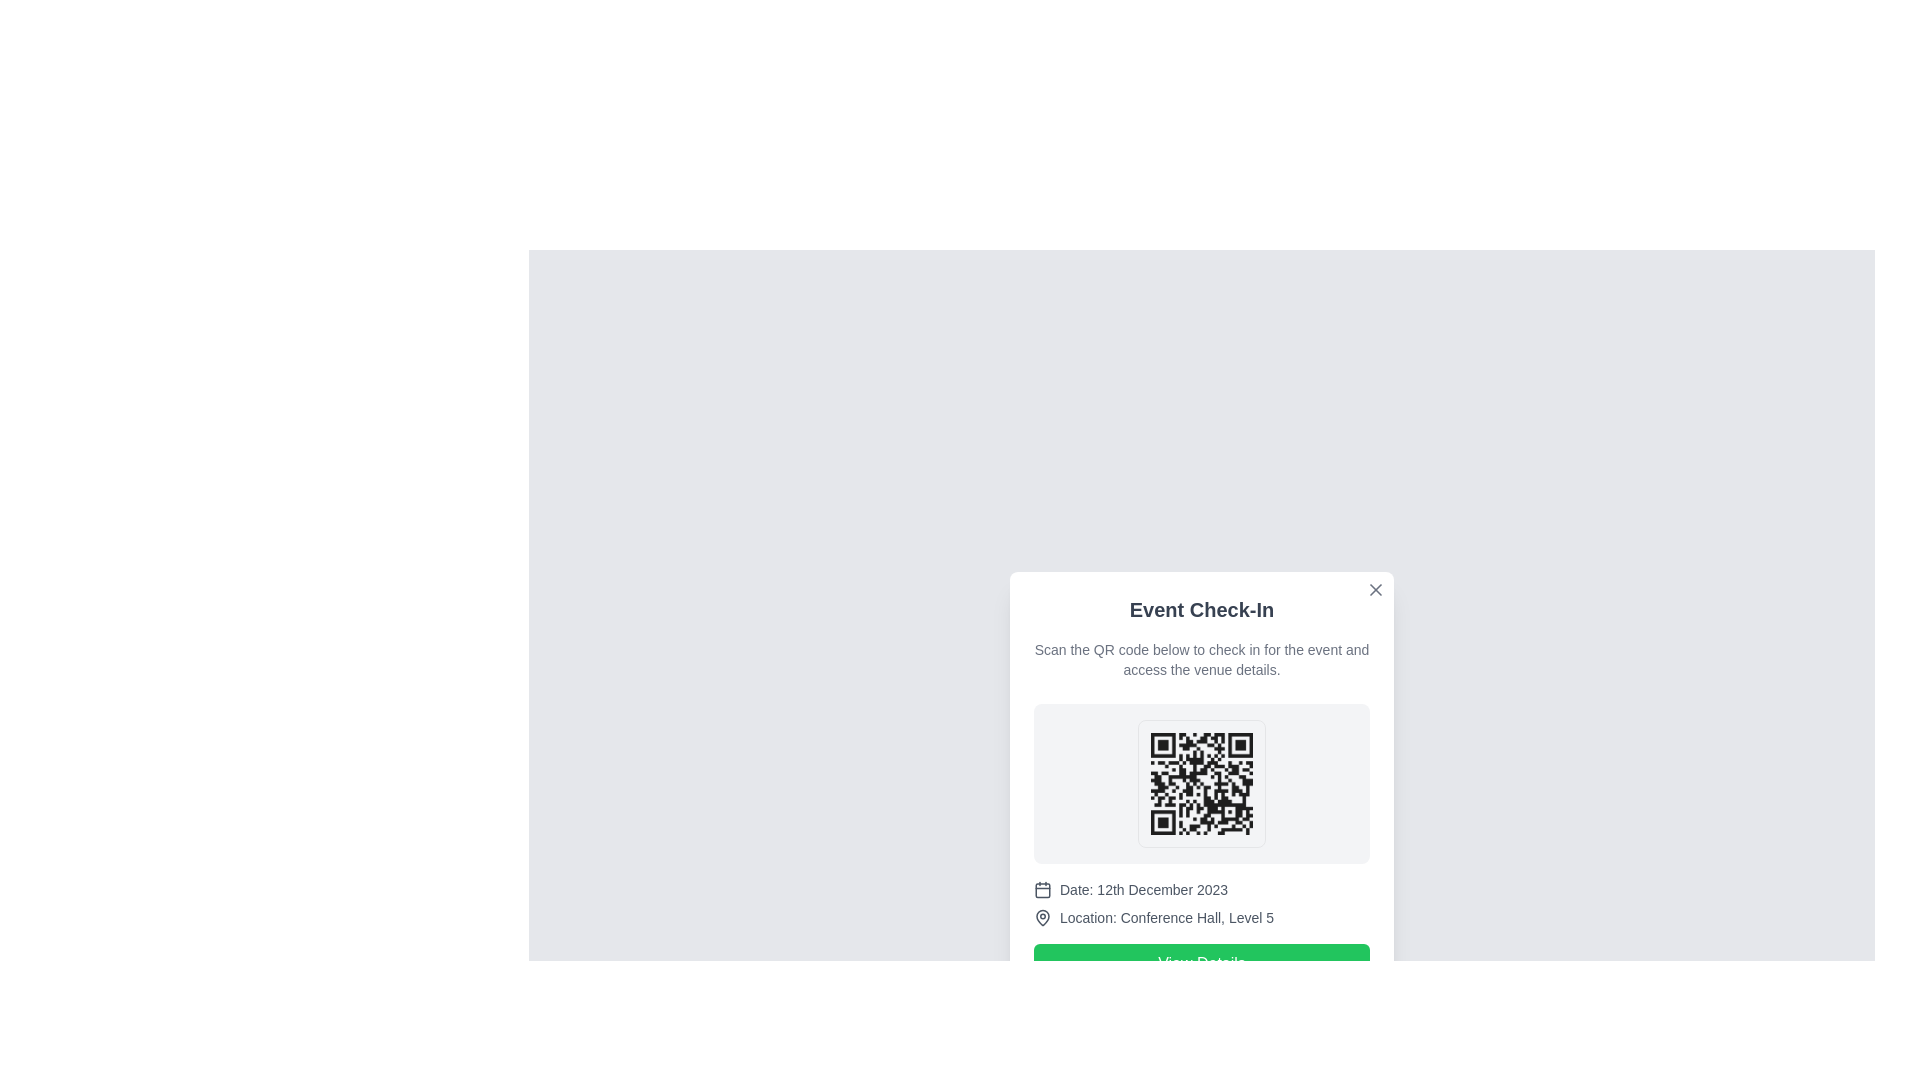  I want to click on the location icon that visually represents the concept of a location, positioned to the left of the text 'Location: Conference Hall, Level 5', so click(1041, 918).